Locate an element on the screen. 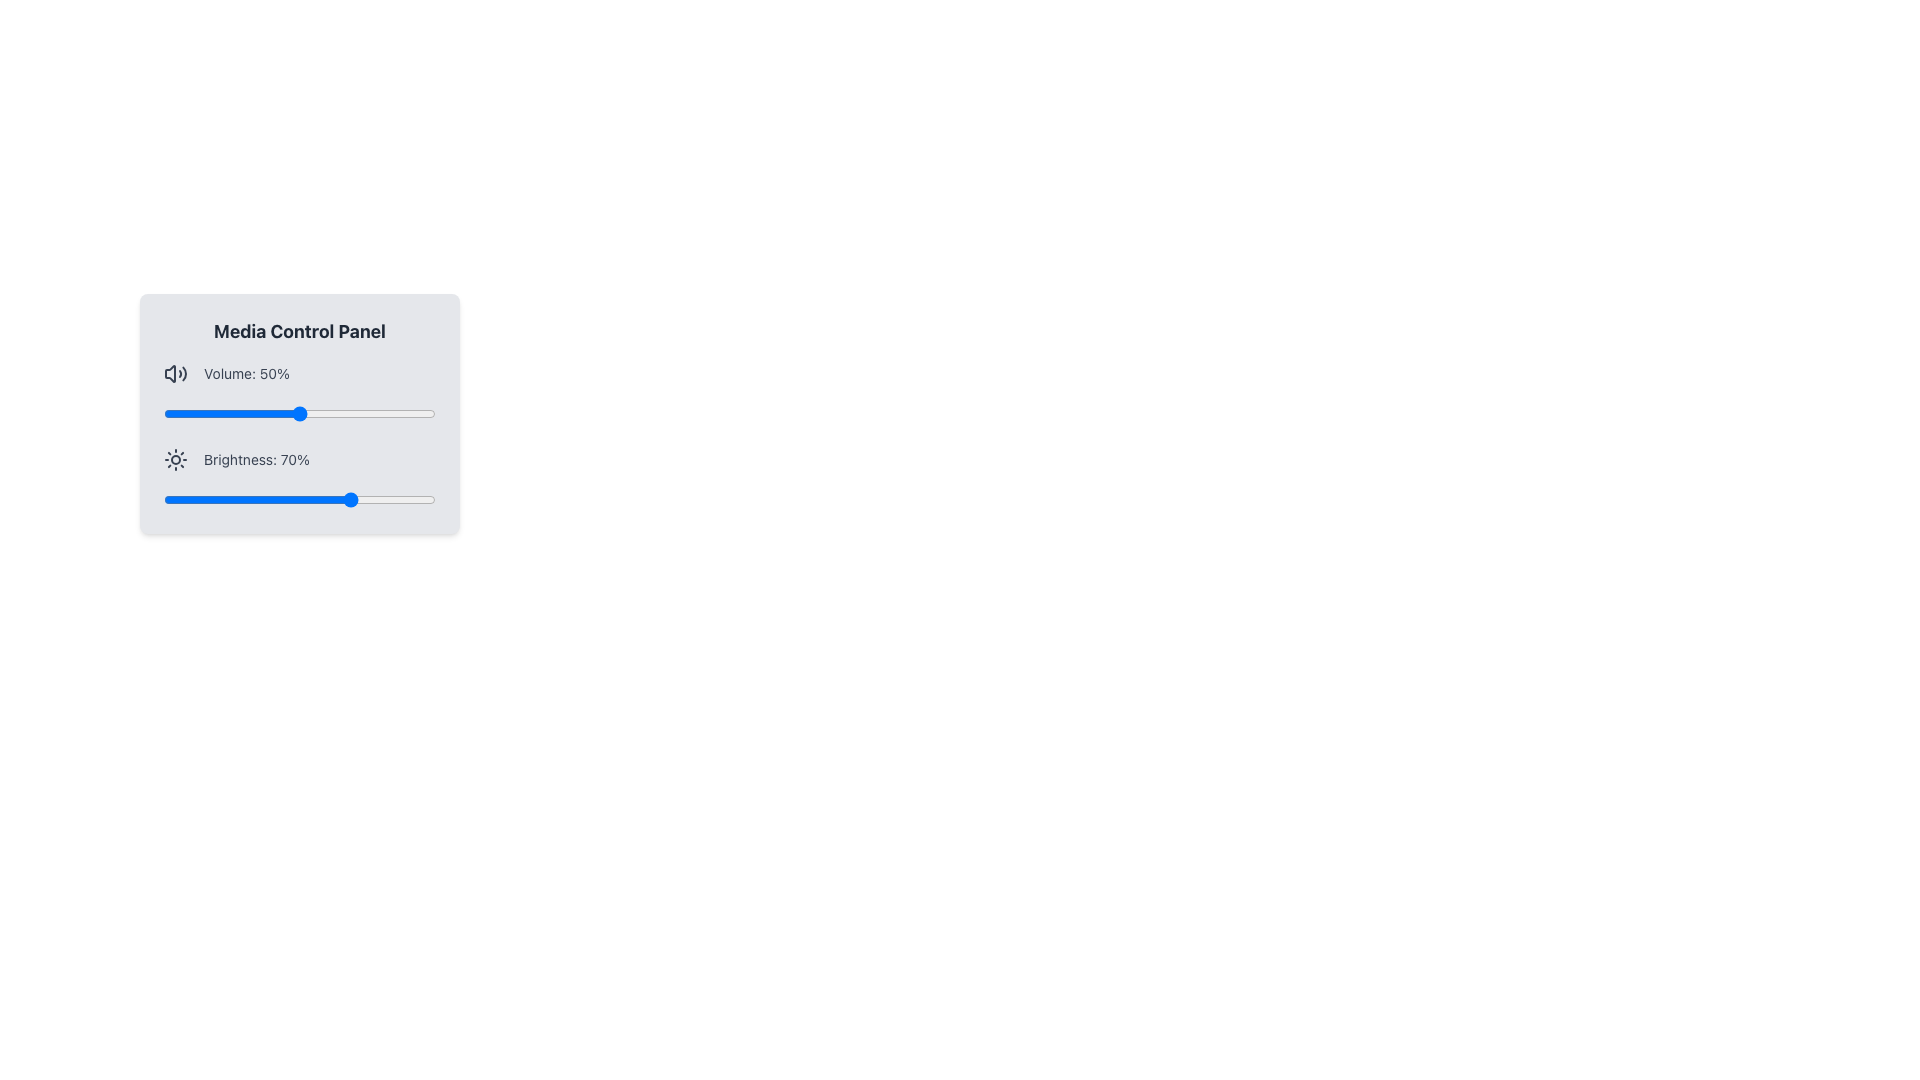 The image size is (1920, 1080). the slider value is located at coordinates (229, 412).